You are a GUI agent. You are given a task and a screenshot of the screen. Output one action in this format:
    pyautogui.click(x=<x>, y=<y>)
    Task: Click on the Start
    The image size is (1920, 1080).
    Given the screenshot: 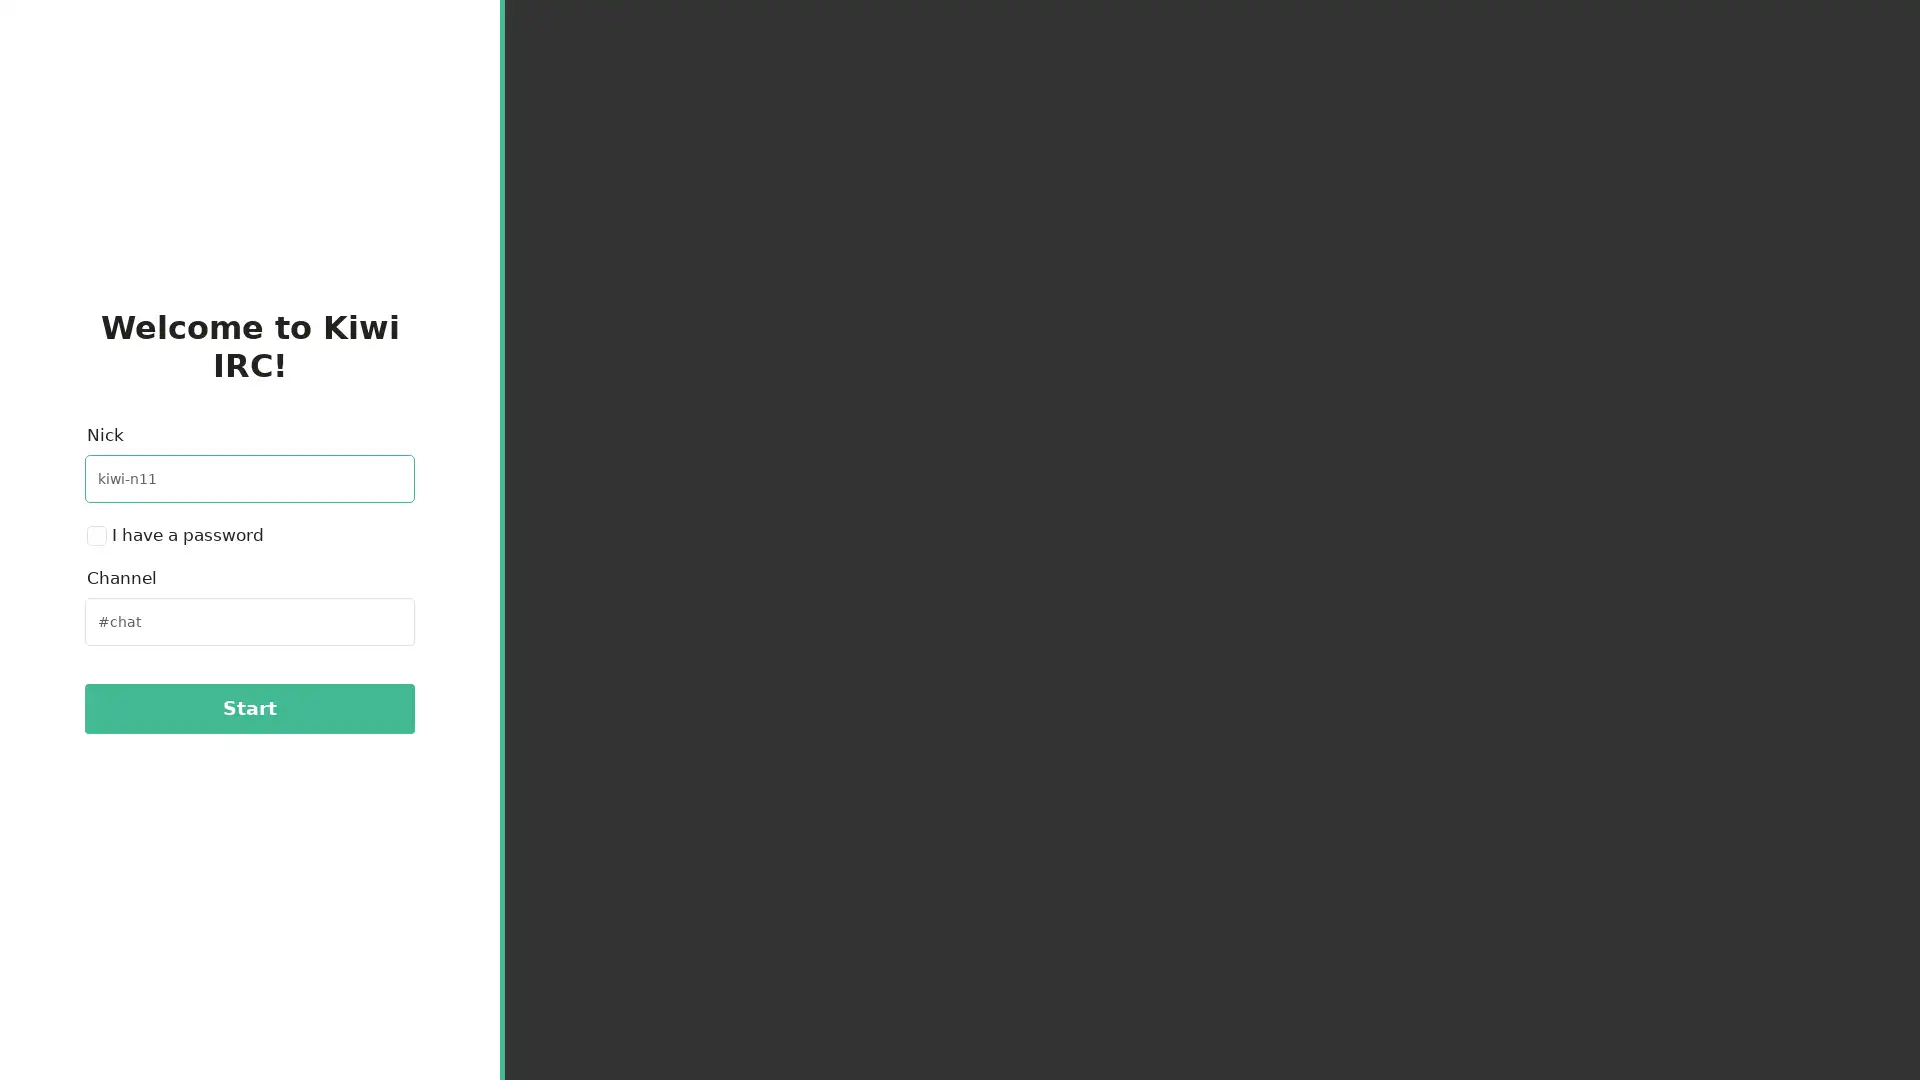 What is the action you would take?
    pyautogui.click(x=248, y=707)
    